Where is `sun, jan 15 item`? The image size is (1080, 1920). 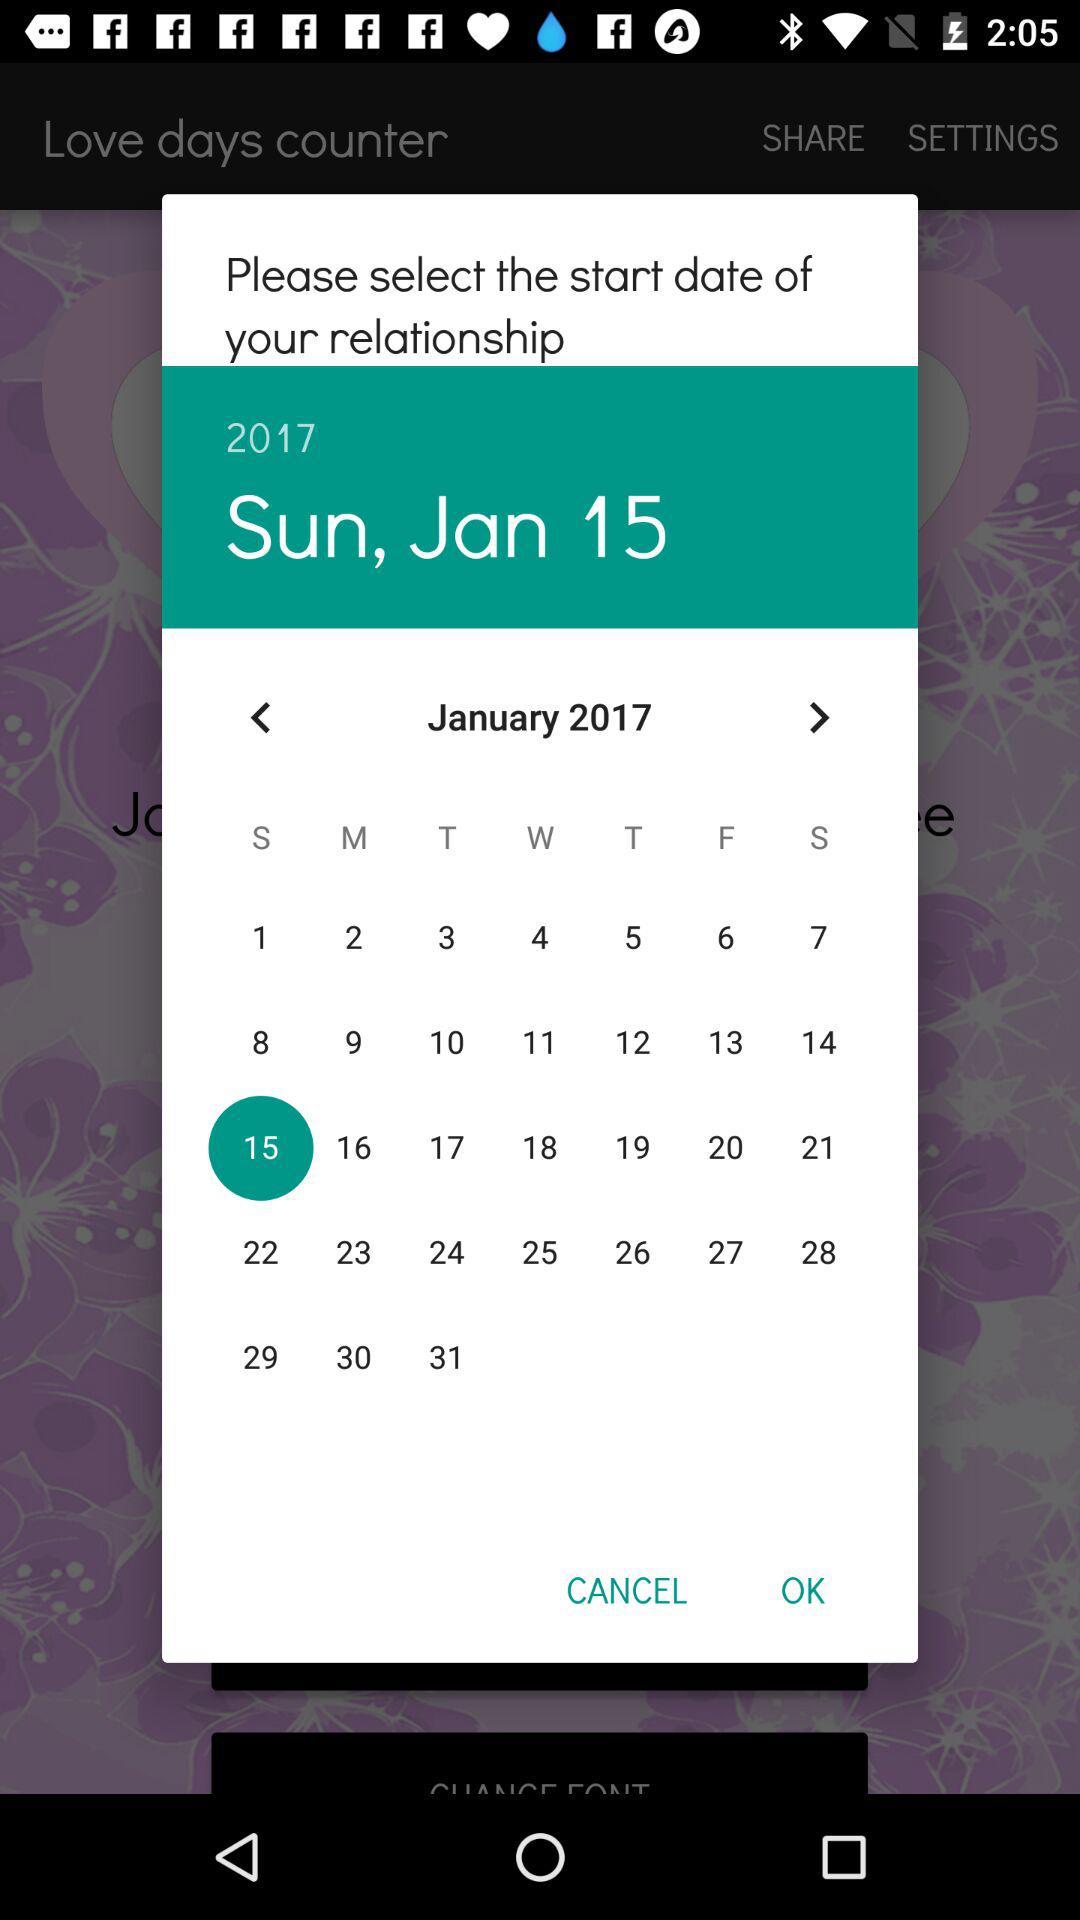 sun, jan 15 item is located at coordinates (447, 522).